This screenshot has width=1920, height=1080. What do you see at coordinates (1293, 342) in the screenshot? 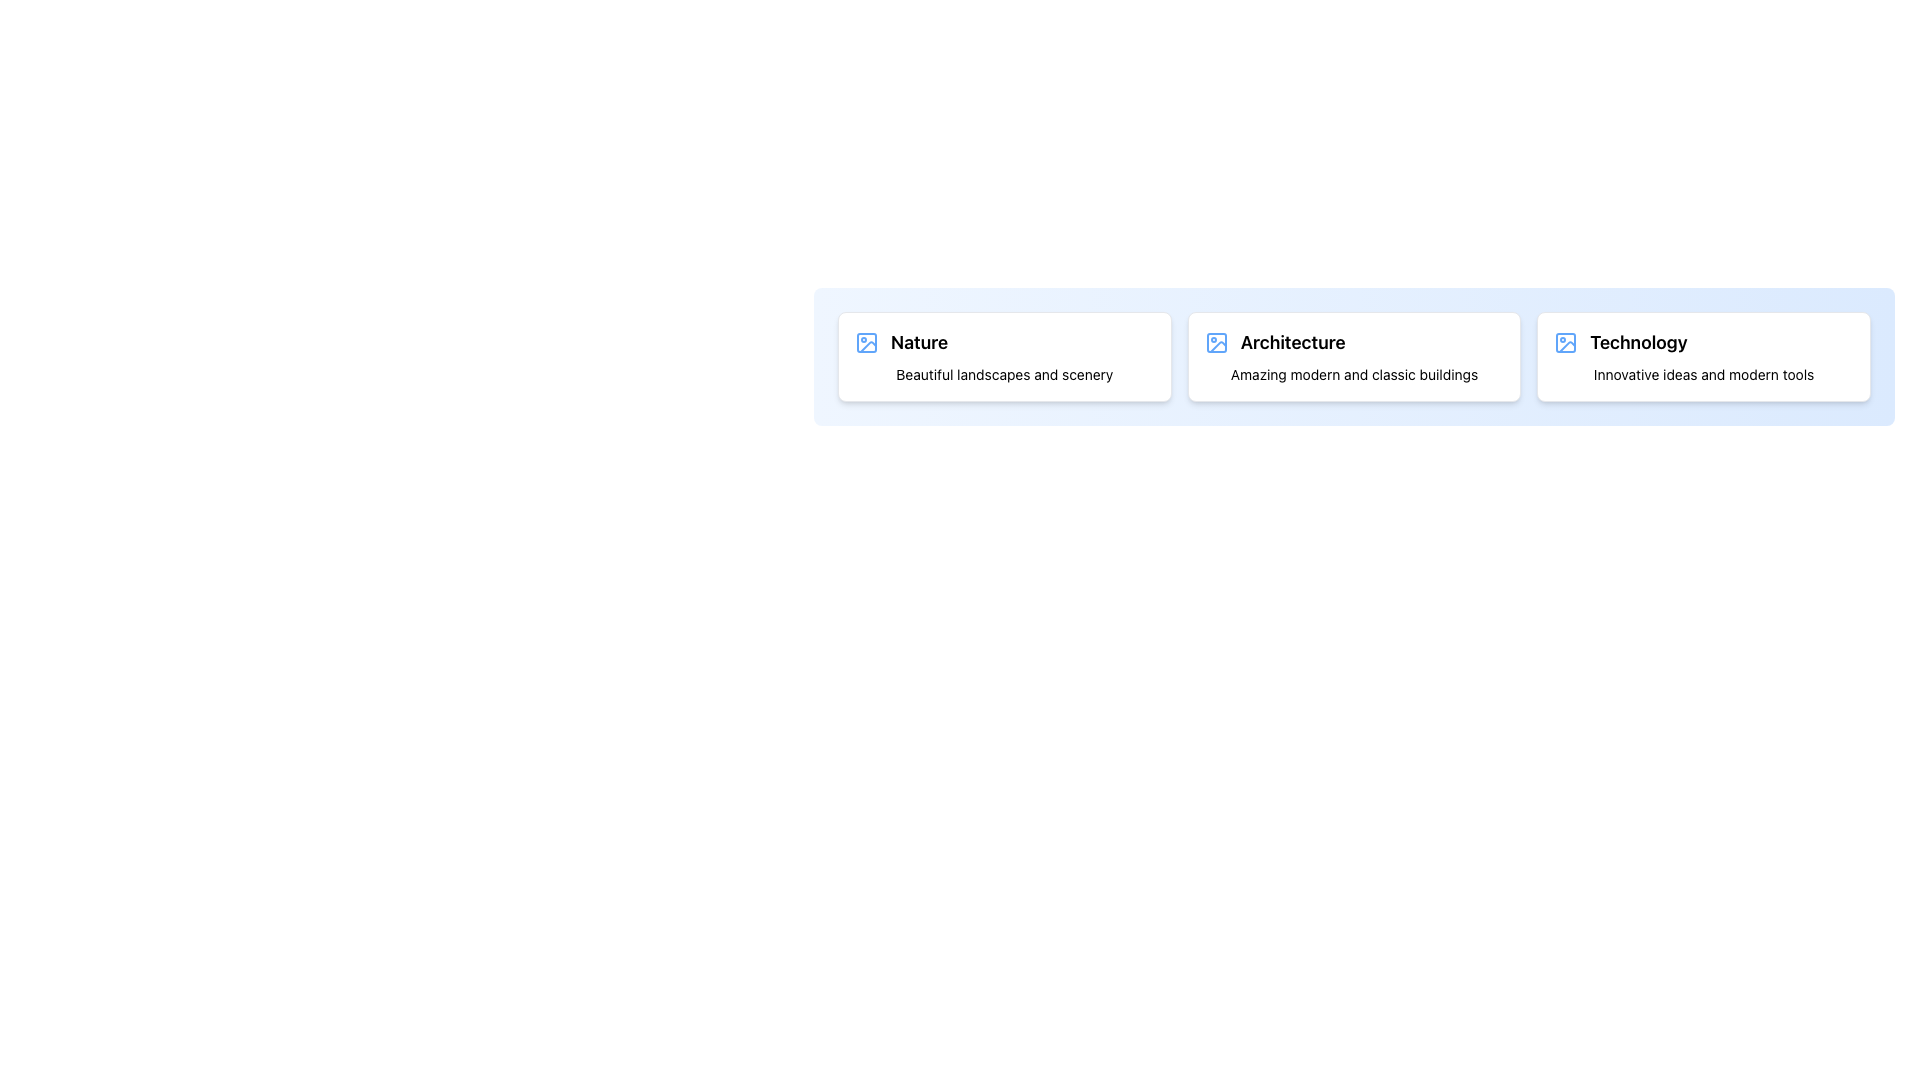
I see `text label displaying 'Architecture' which is centrally positioned in its card panel, located between the 'Nature' and 'Technology' cards` at bounding box center [1293, 342].